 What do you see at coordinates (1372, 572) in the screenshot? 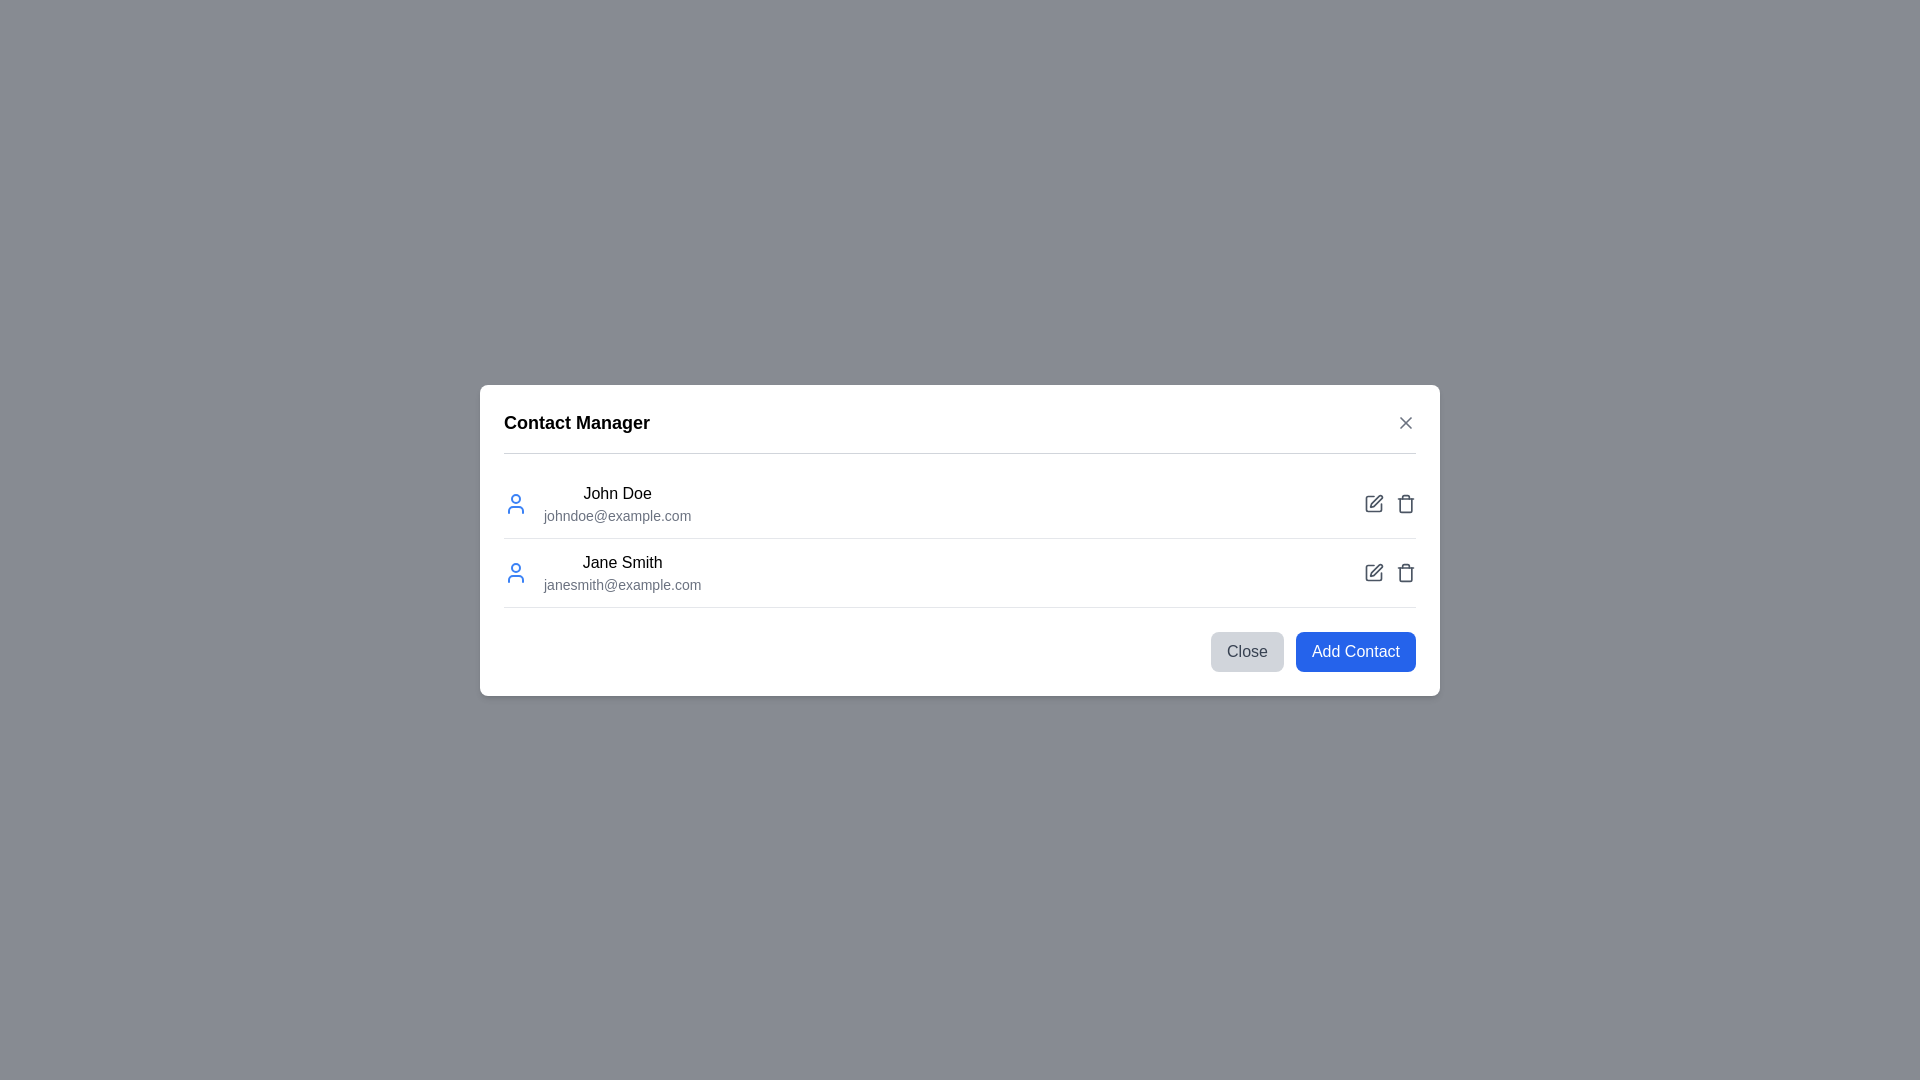
I see `the 'edit' action button for editing the contact information of 'Jane Smith', which is the first icon in the row of action icons on the right side of her entry in the contacts list` at bounding box center [1372, 572].